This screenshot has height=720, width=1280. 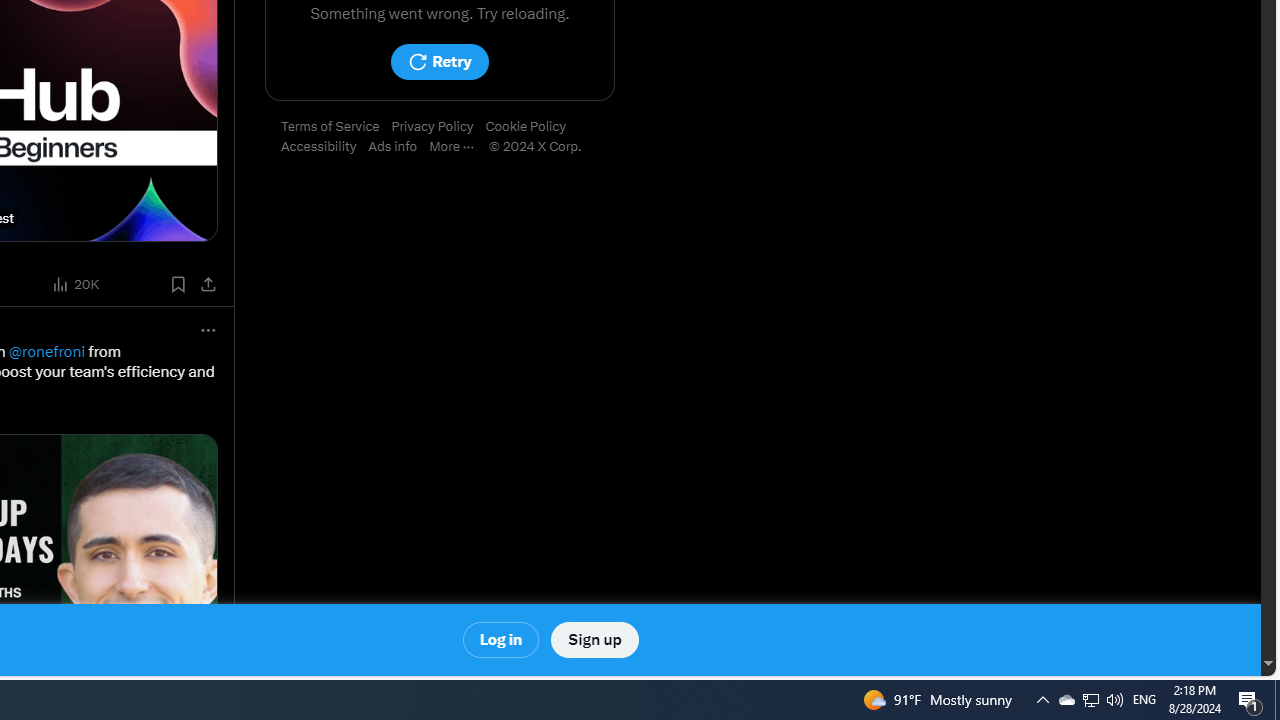 What do you see at coordinates (501, 640) in the screenshot?
I see `'Log in'` at bounding box center [501, 640].